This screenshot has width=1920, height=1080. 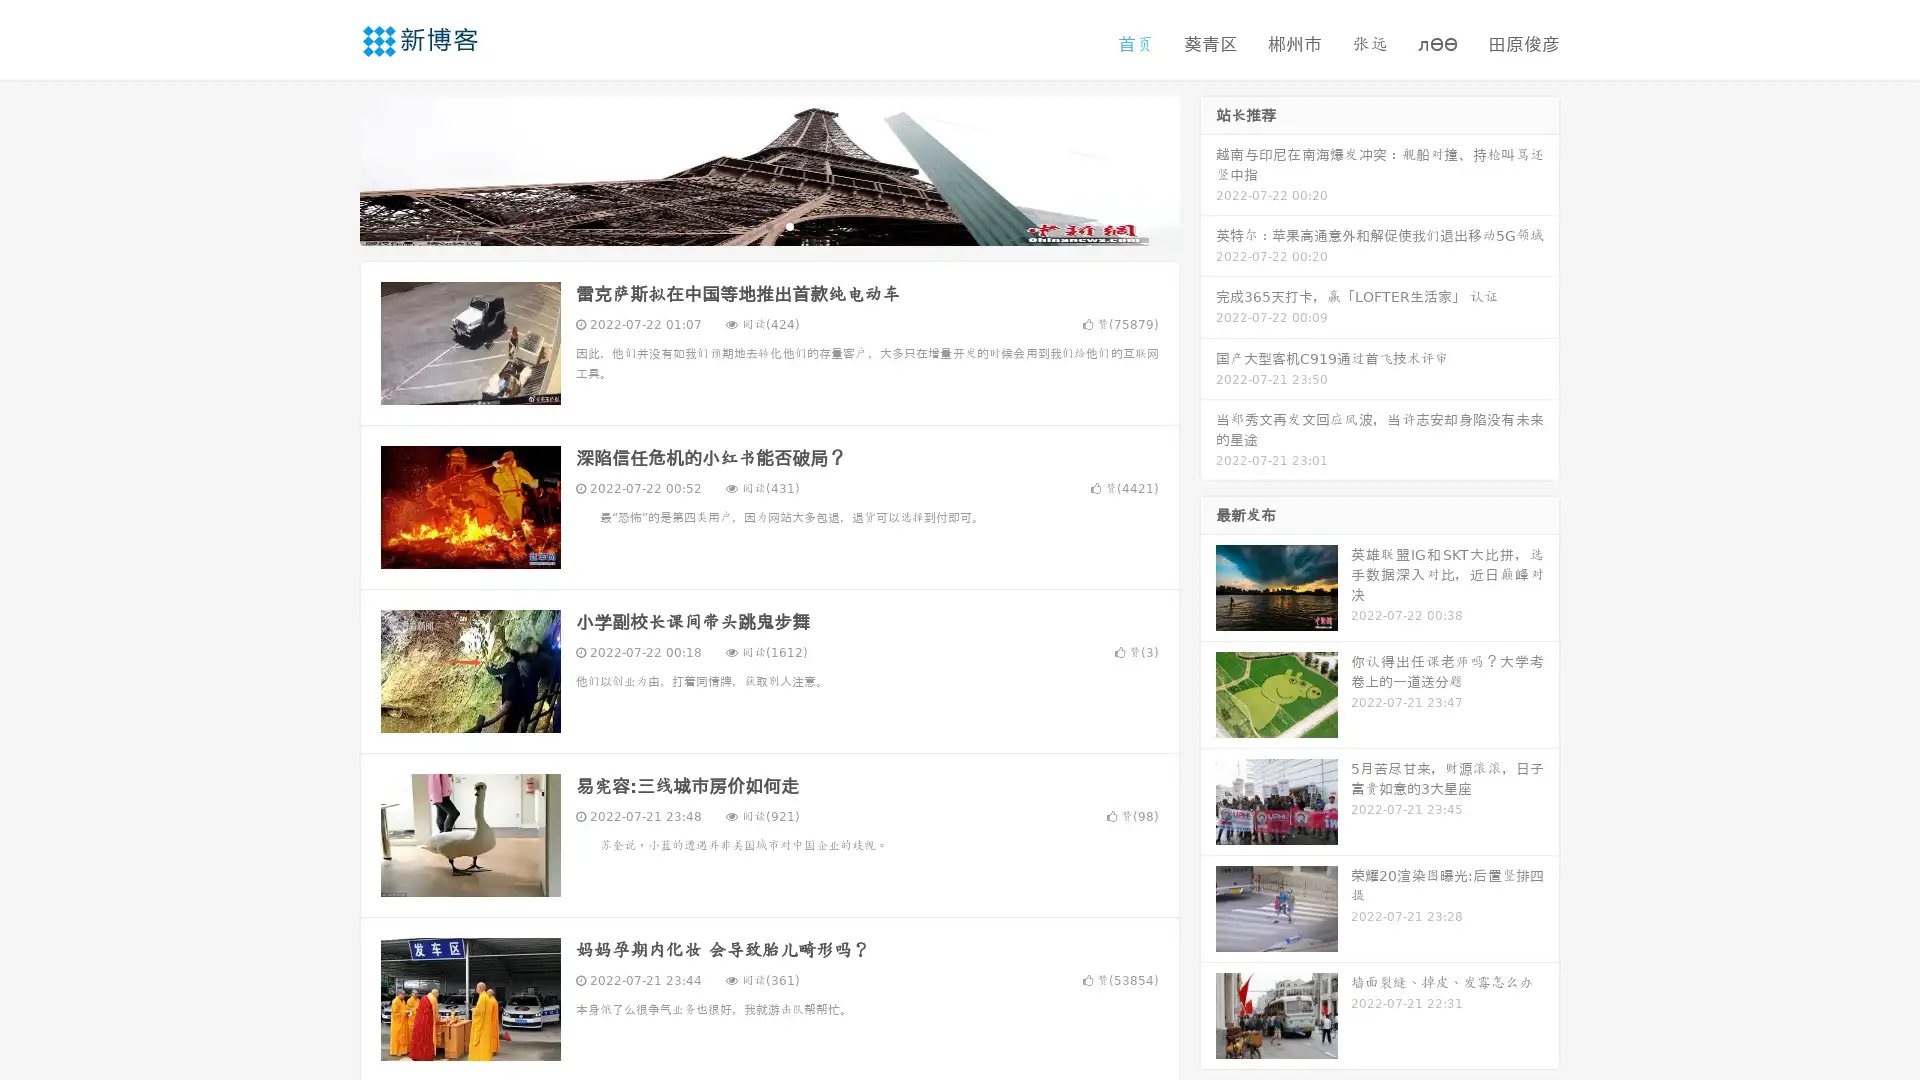 What do you see at coordinates (748, 225) in the screenshot?
I see `Go to slide 1` at bounding box center [748, 225].